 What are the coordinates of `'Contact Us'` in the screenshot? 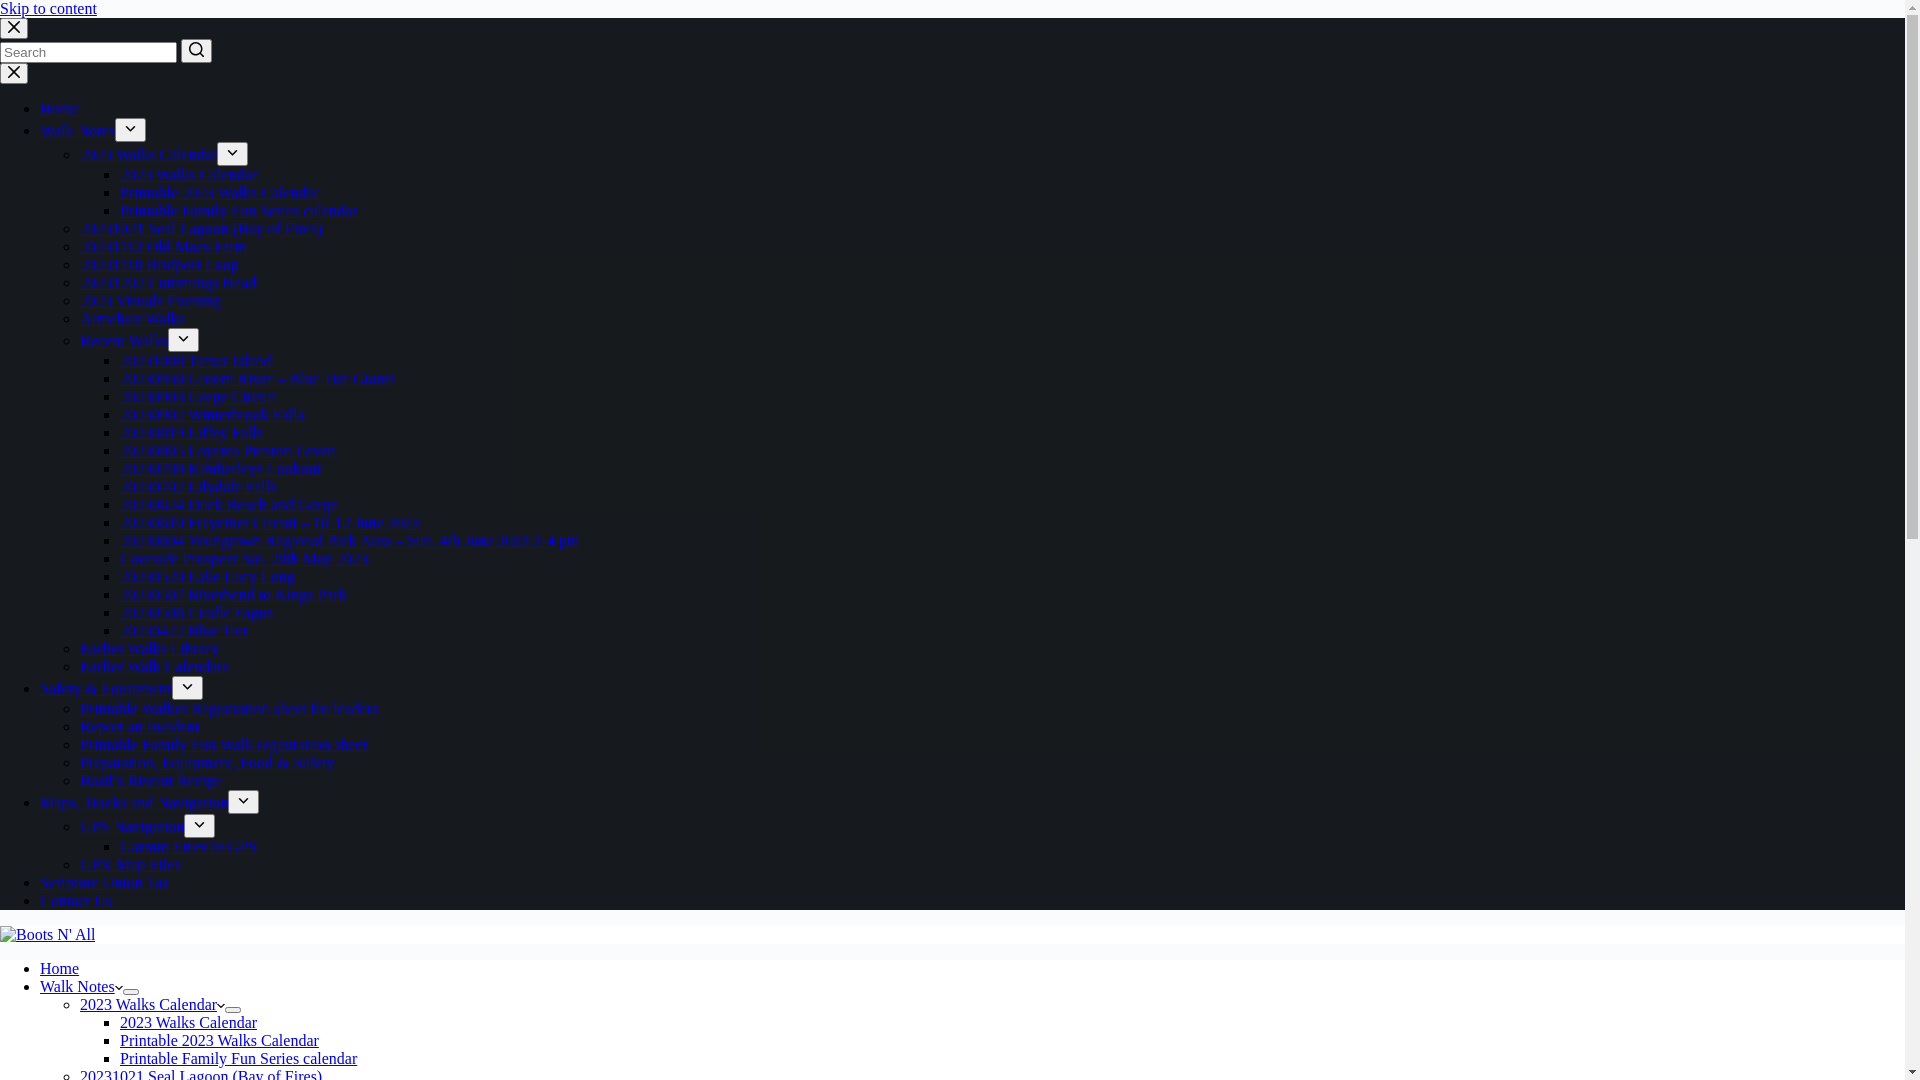 It's located at (76, 900).